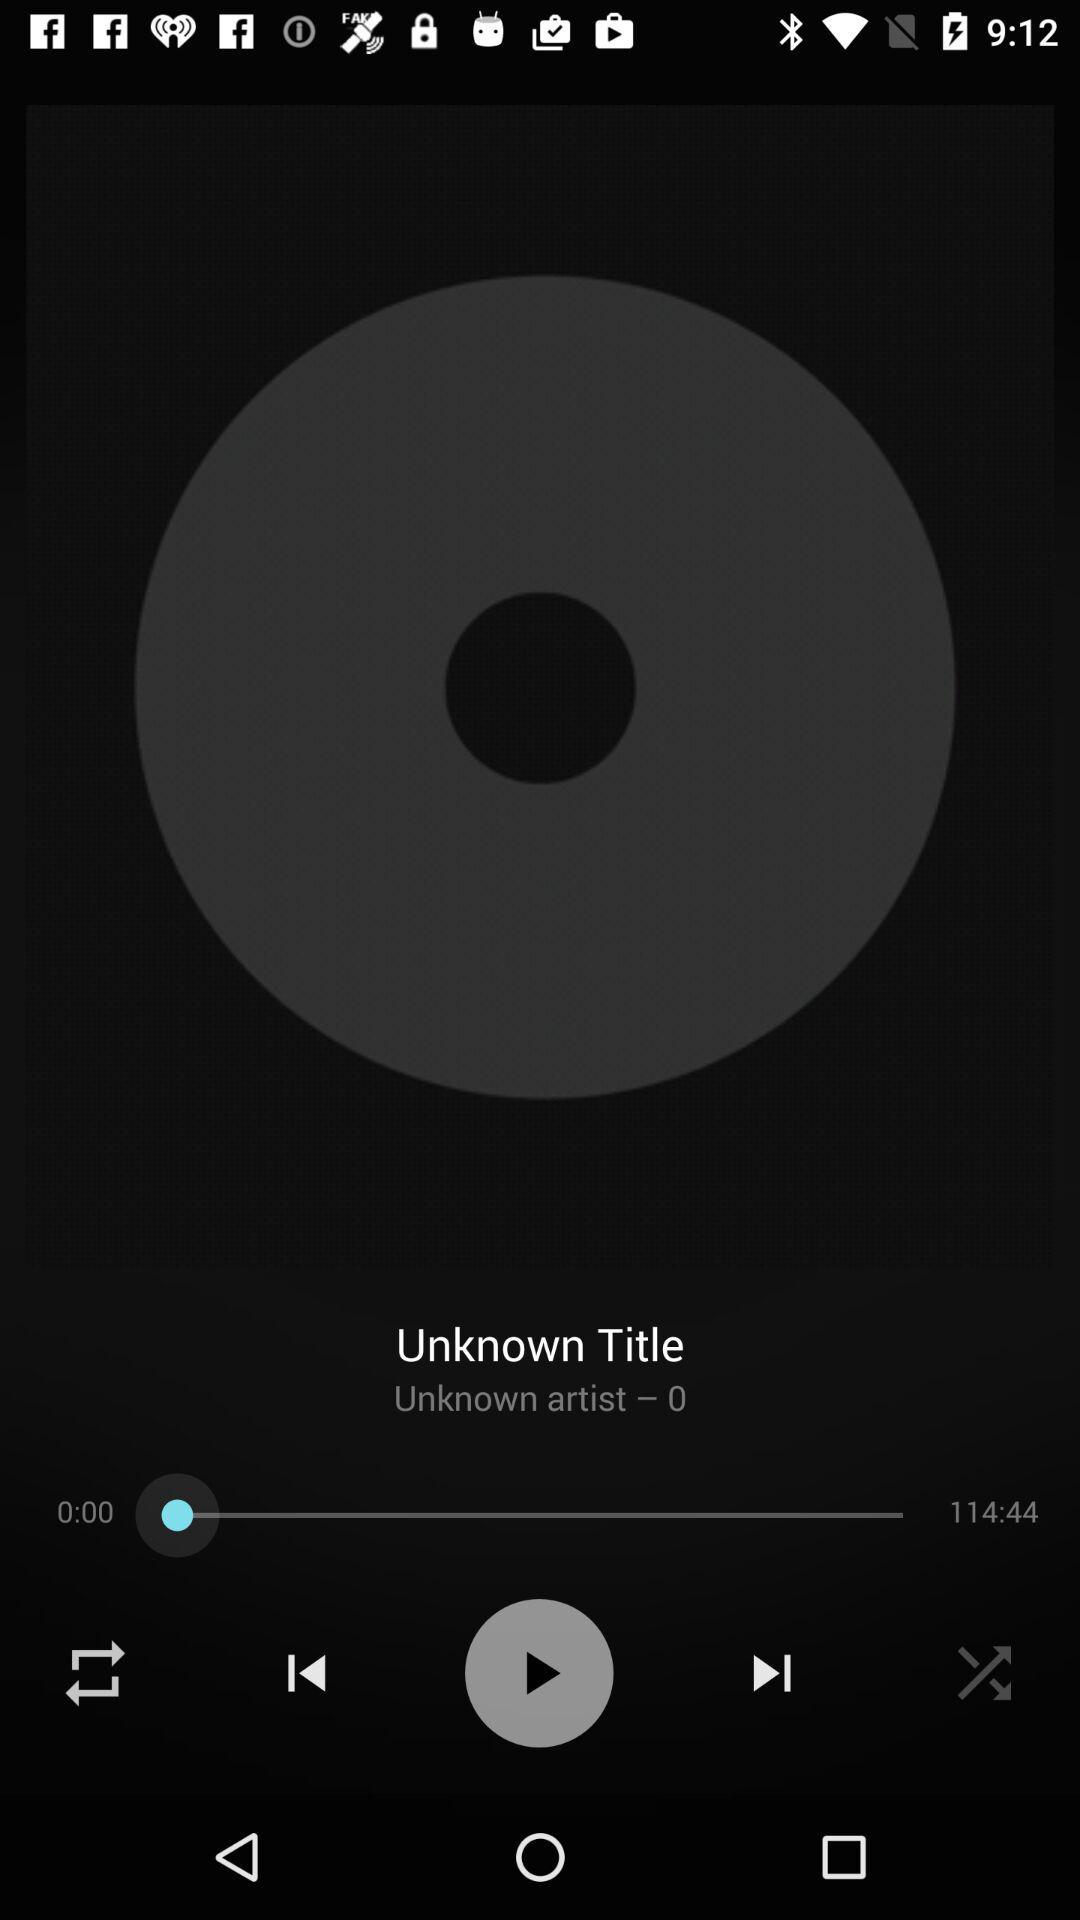 This screenshot has width=1080, height=1920. Describe the element at coordinates (538, 1673) in the screenshot. I see `button` at that location.